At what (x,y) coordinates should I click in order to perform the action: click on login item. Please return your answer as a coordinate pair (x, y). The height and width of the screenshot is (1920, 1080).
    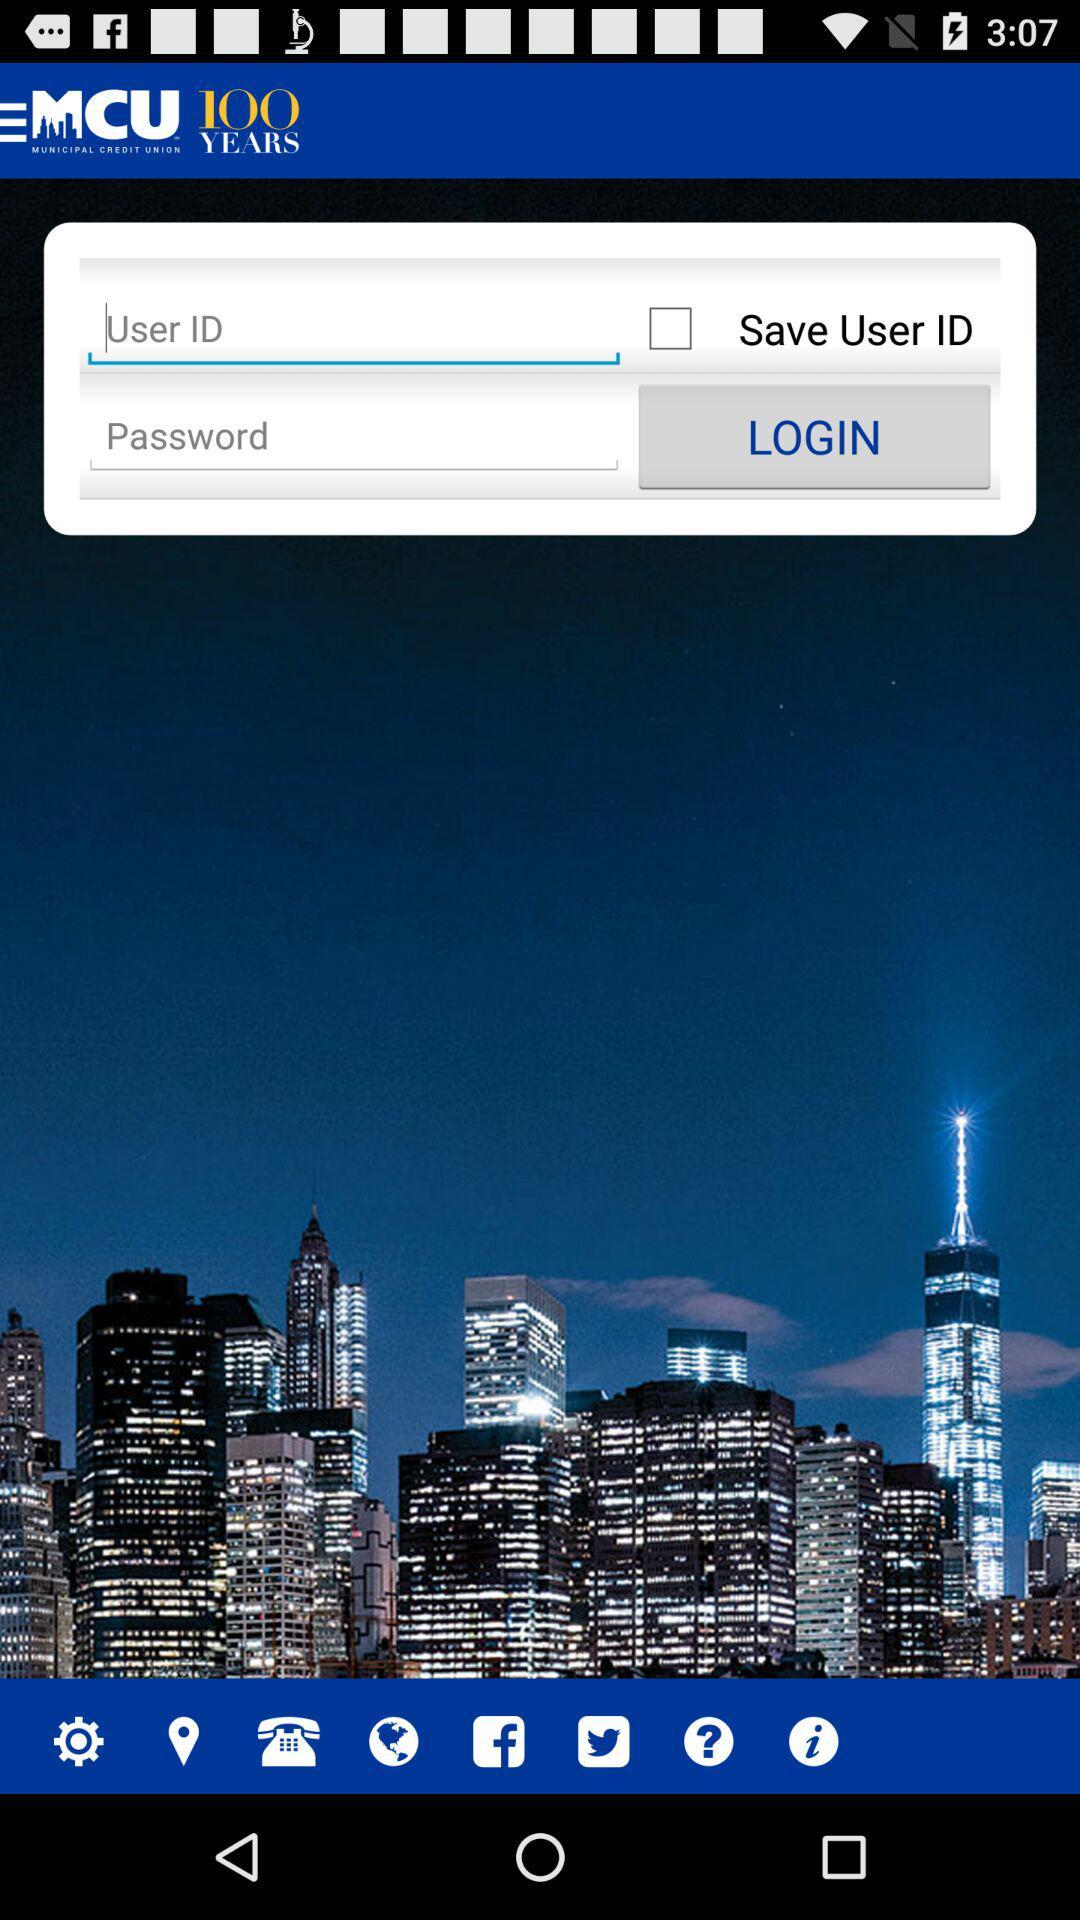
    Looking at the image, I should click on (814, 435).